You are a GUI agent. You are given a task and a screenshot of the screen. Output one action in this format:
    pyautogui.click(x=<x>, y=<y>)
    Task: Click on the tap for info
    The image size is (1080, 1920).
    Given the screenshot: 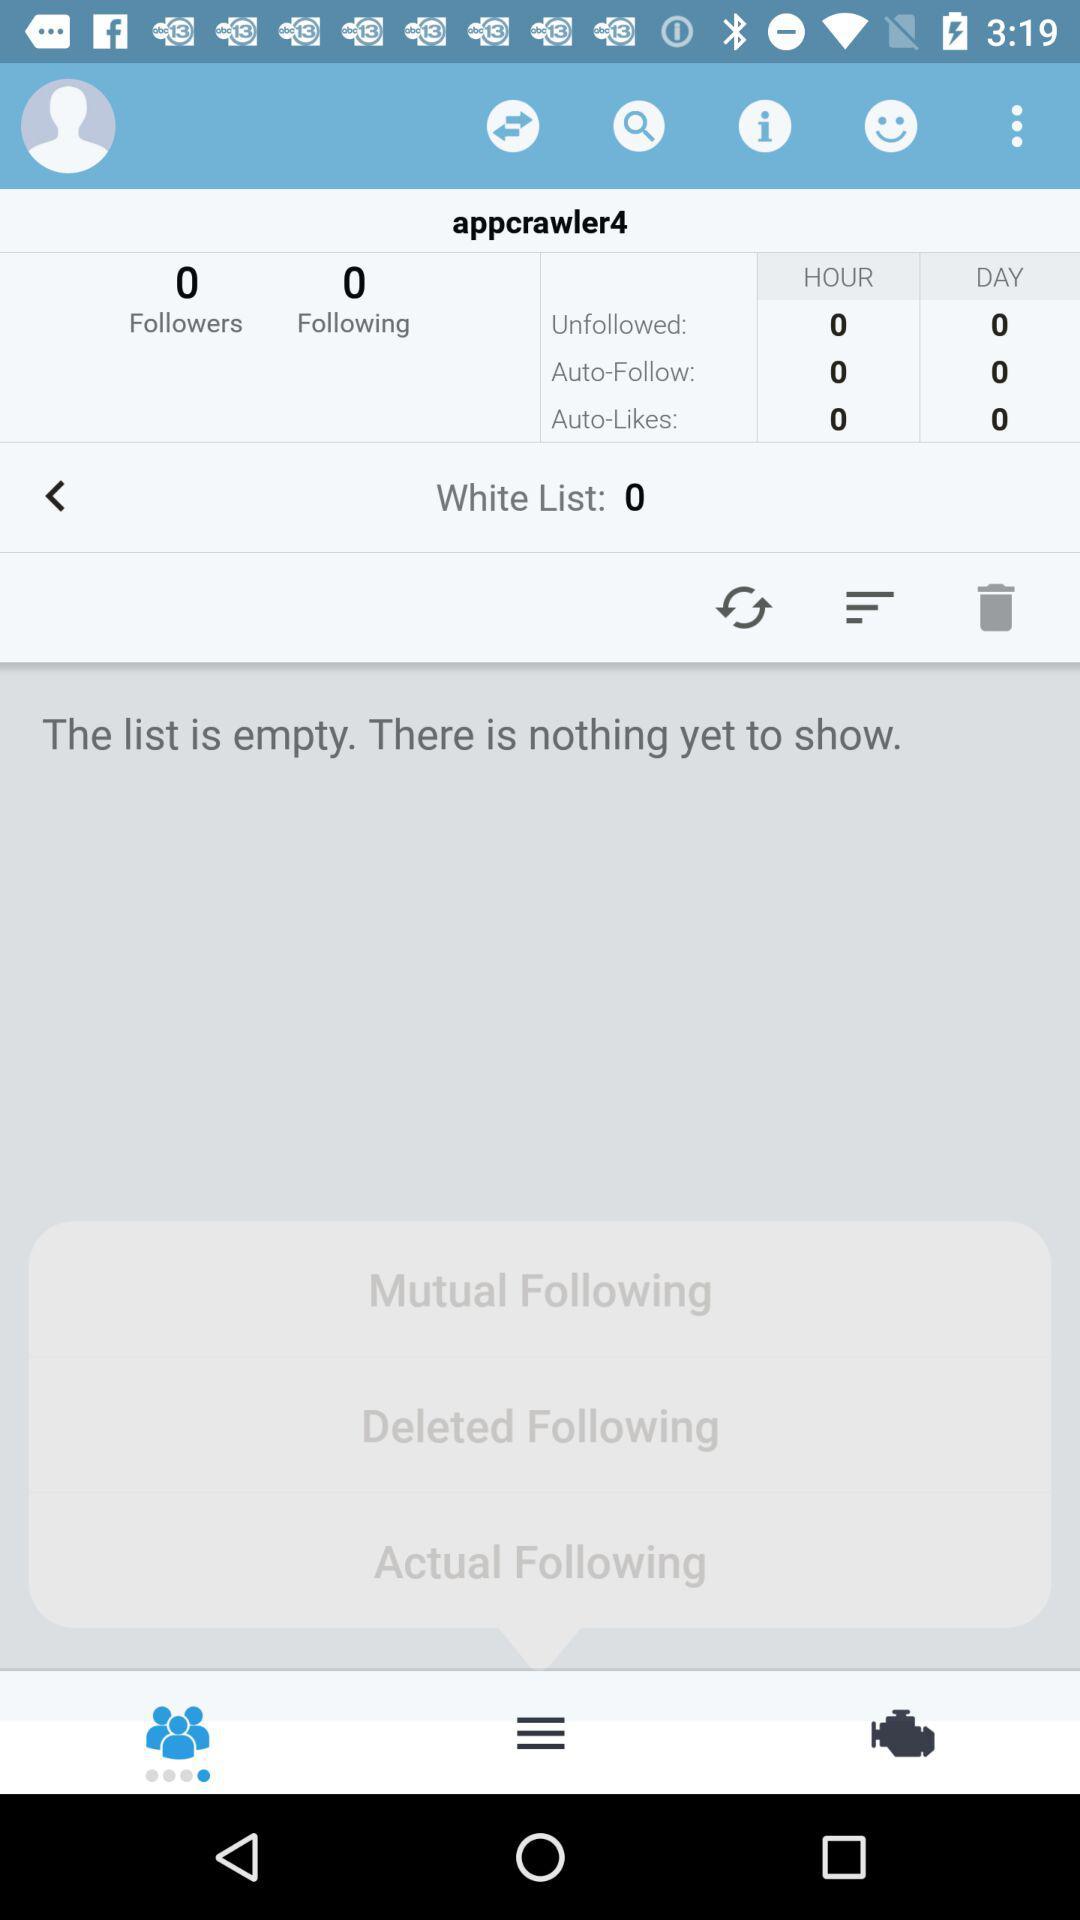 What is the action you would take?
    pyautogui.click(x=764, y=124)
    